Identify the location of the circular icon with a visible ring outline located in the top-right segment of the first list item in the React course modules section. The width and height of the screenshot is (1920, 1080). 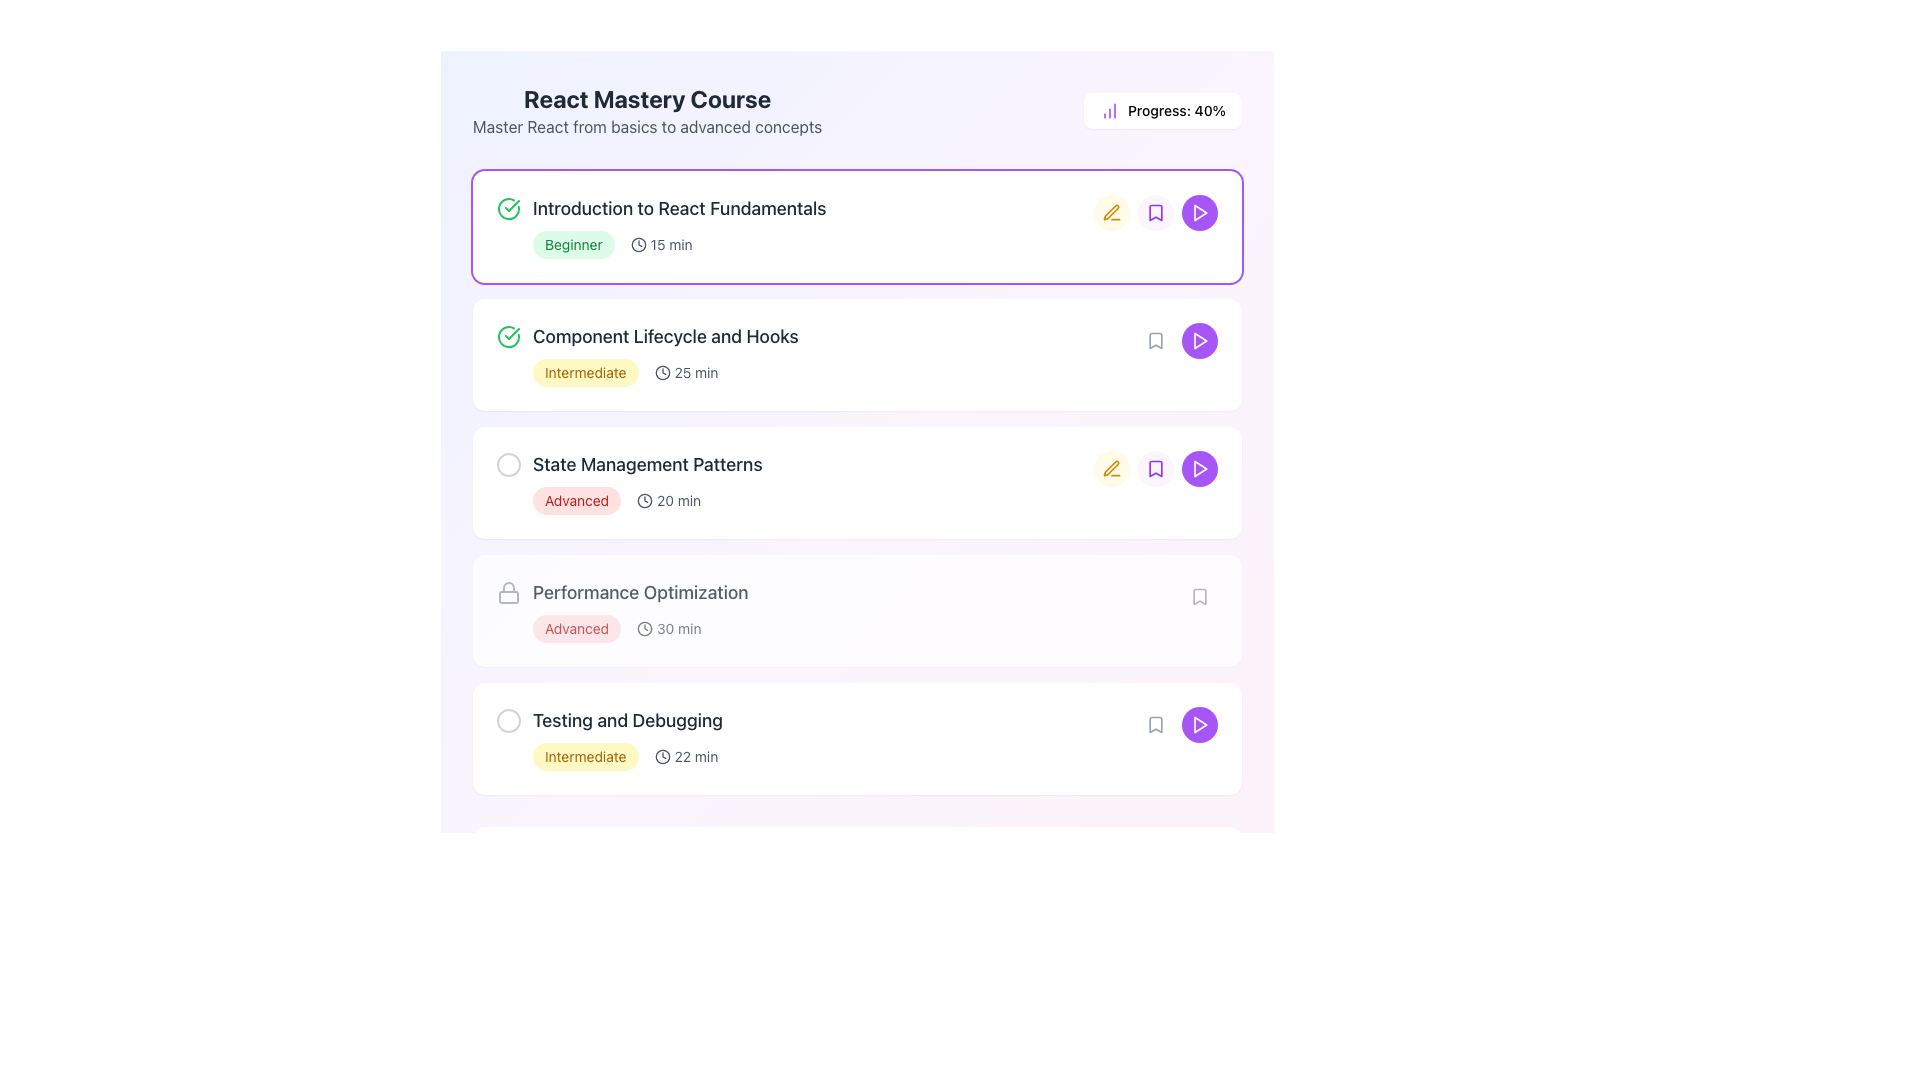
(637, 244).